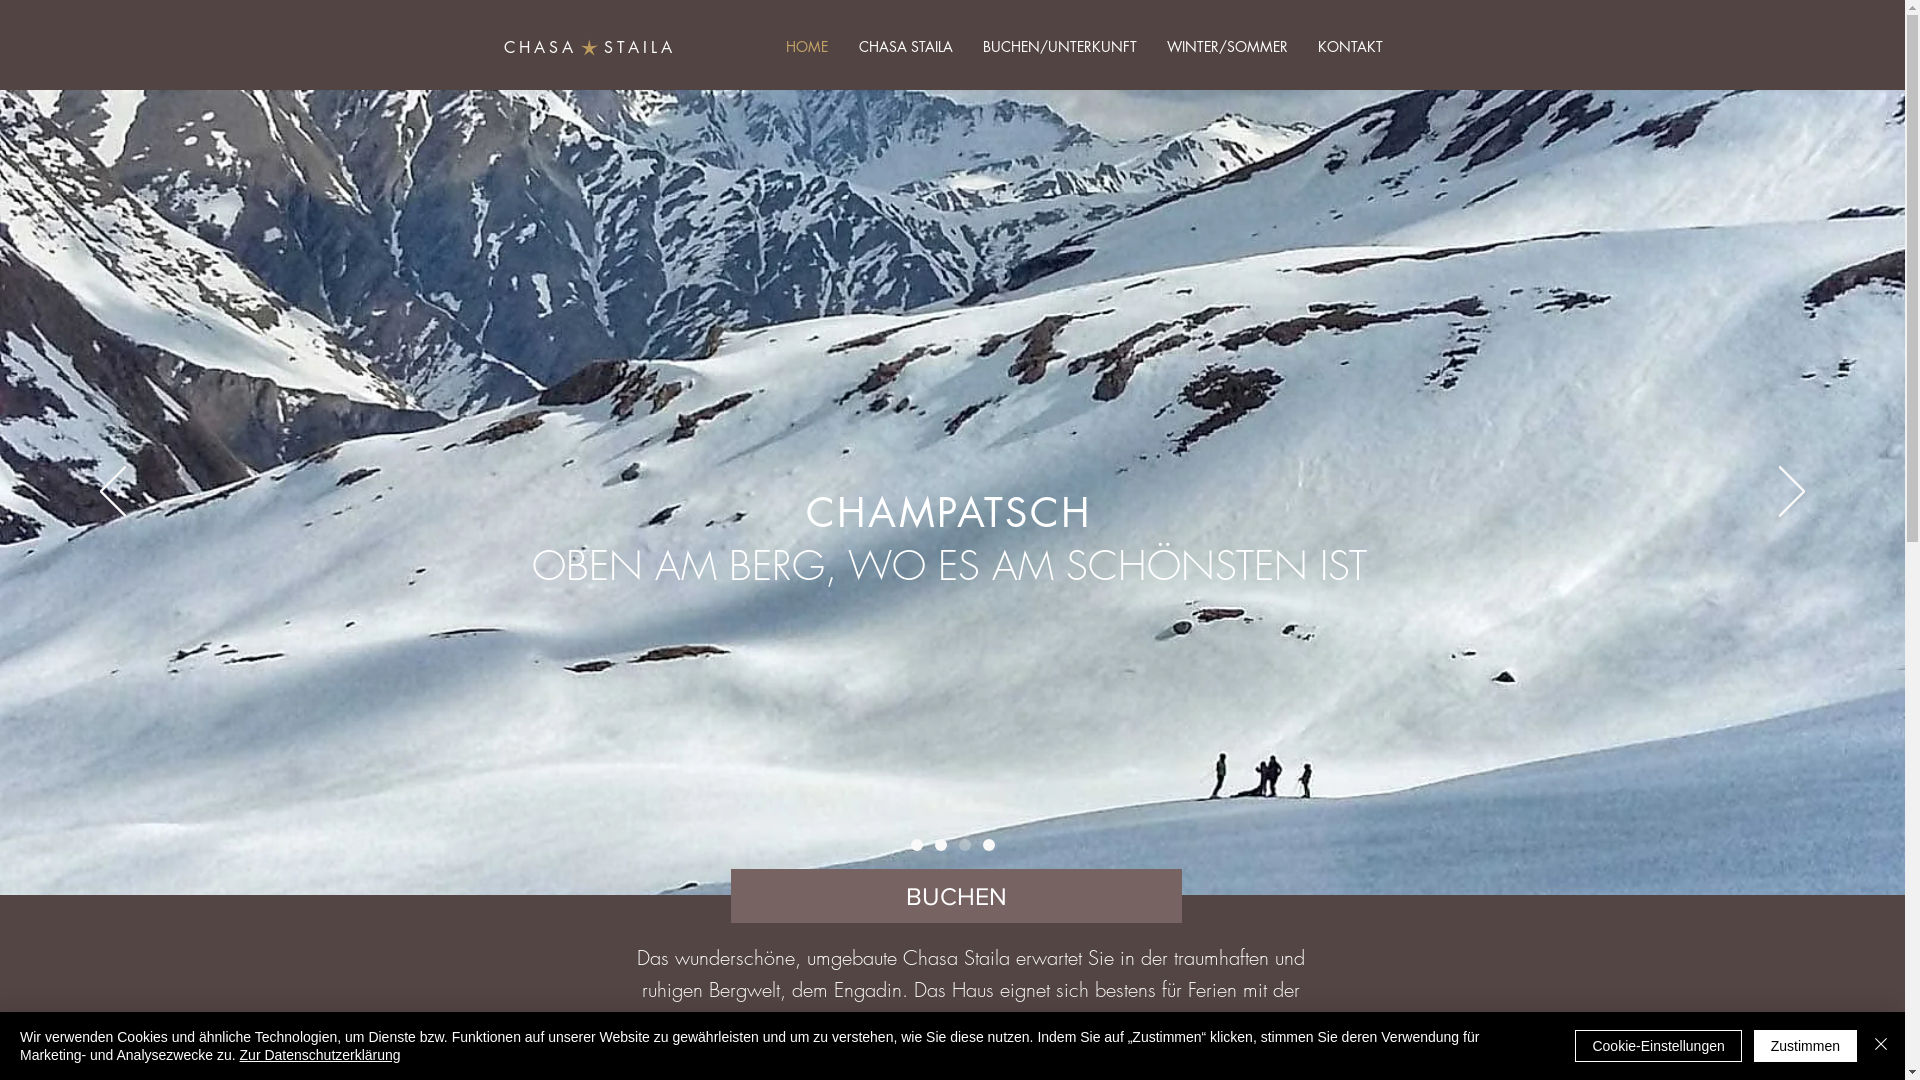 Image resolution: width=1920 pixels, height=1080 pixels. I want to click on 'KONTAKT', so click(1349, 45).